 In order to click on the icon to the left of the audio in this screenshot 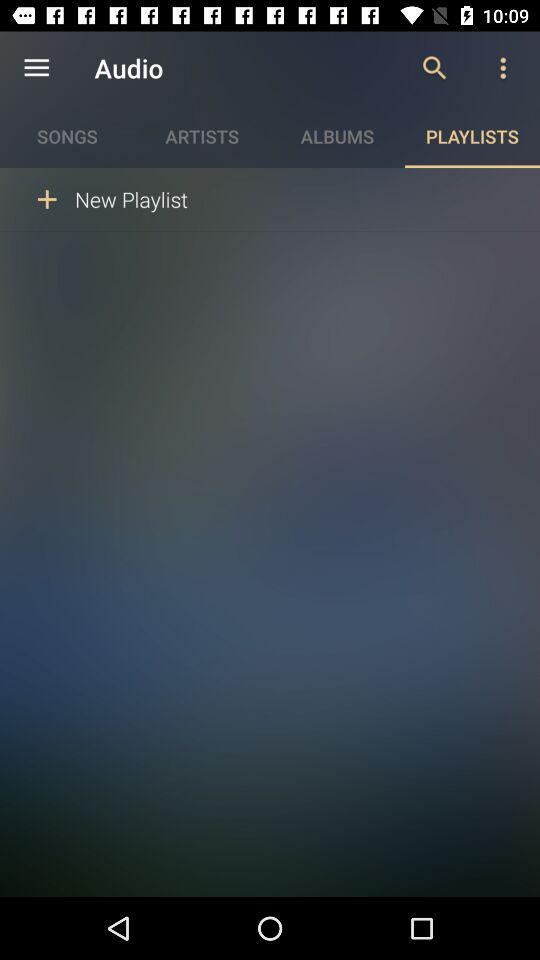, I will do `click(36, 68)`.